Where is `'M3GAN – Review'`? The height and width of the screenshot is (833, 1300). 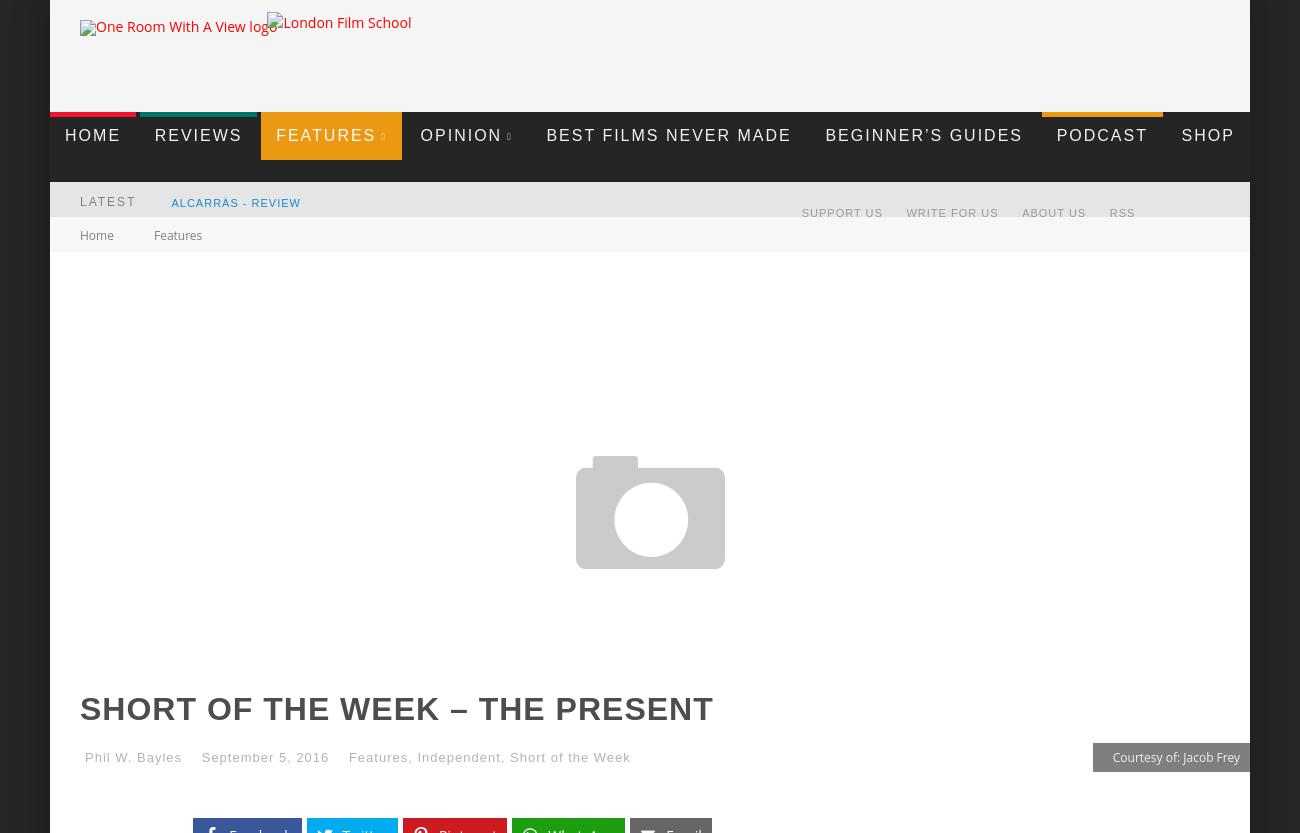
'M3GAN – Review' is located at coordinates (224, 268).